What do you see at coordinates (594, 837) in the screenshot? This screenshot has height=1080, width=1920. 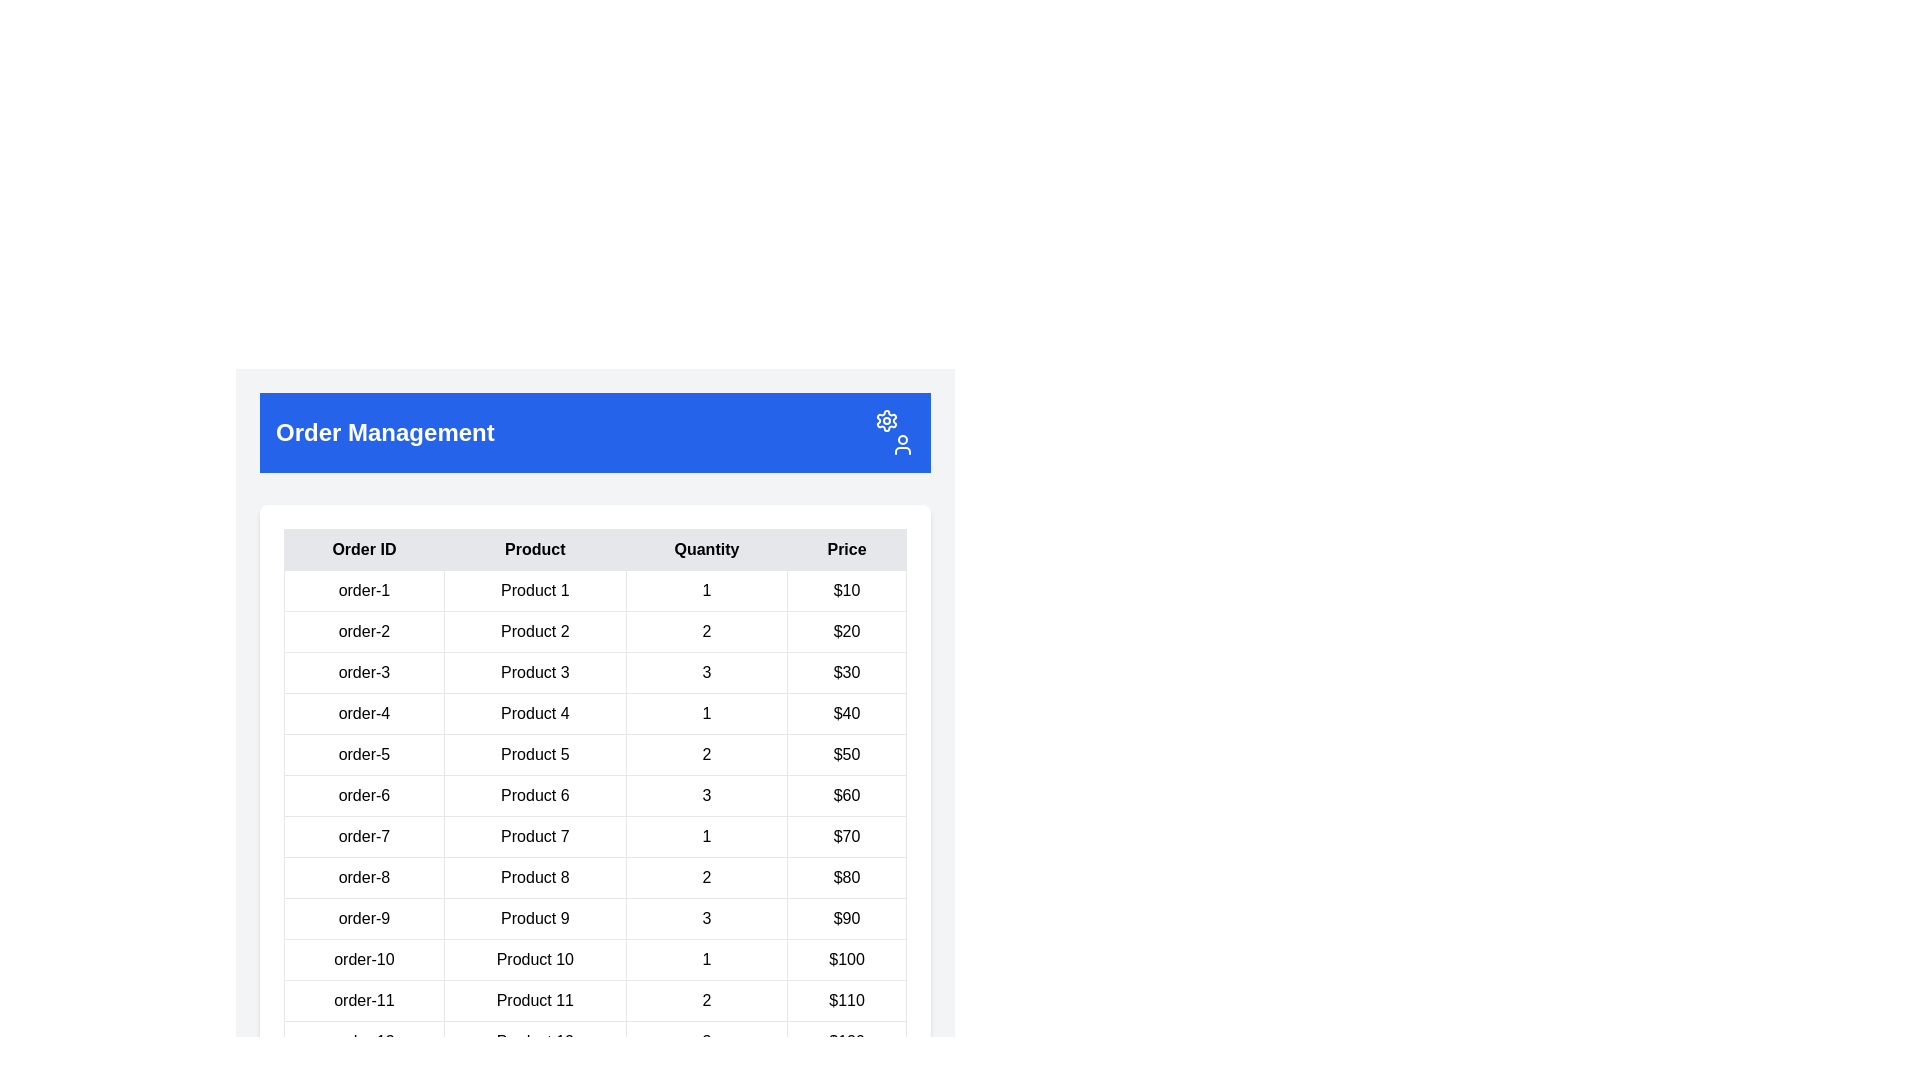 I see `the seventh row of the order table` at bounding box center [594, 837].